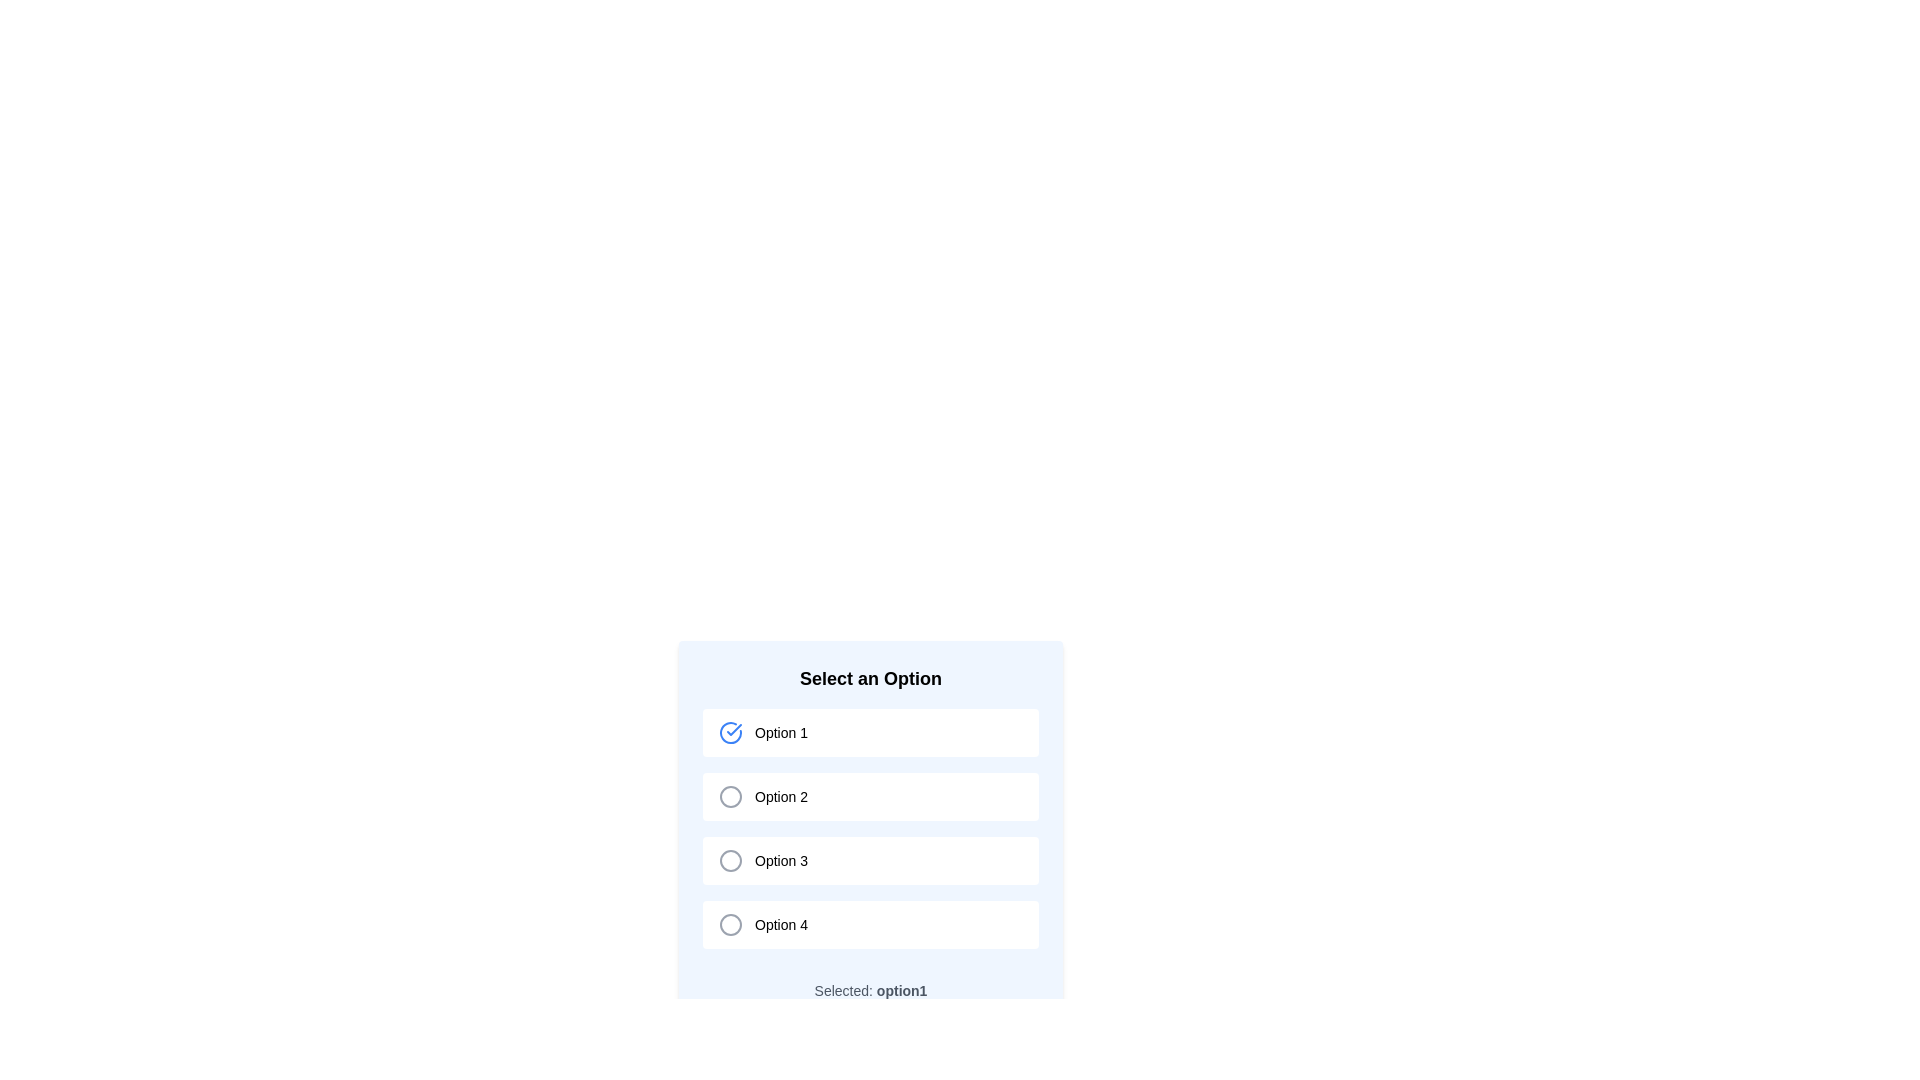  Describe the element at coordinates (780, 925) in the screenshot. I see `the label that visually represents 'Option 4' in the fourth row of the vertically aligned list of options` at that location.